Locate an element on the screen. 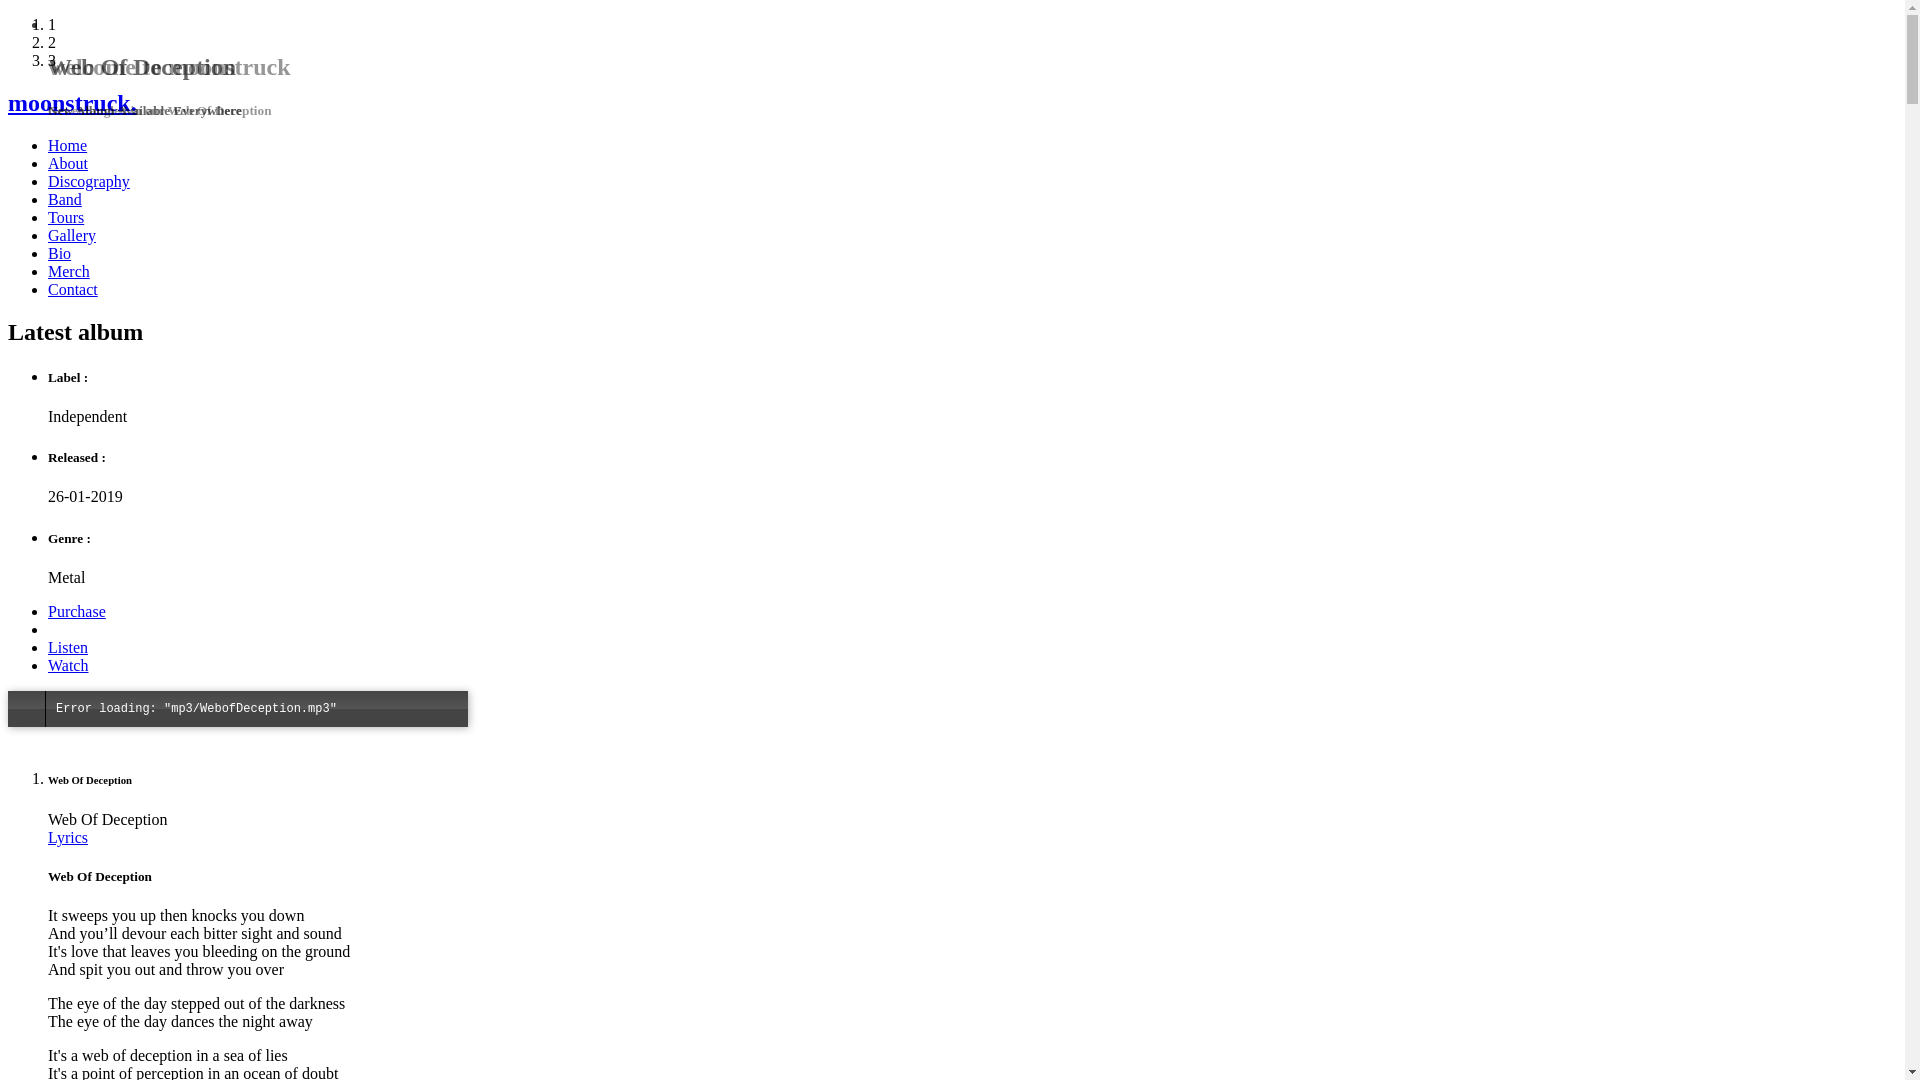 This screenshot has height=1080, width=1920. 'Listen' is located at coordinates (48, 647).